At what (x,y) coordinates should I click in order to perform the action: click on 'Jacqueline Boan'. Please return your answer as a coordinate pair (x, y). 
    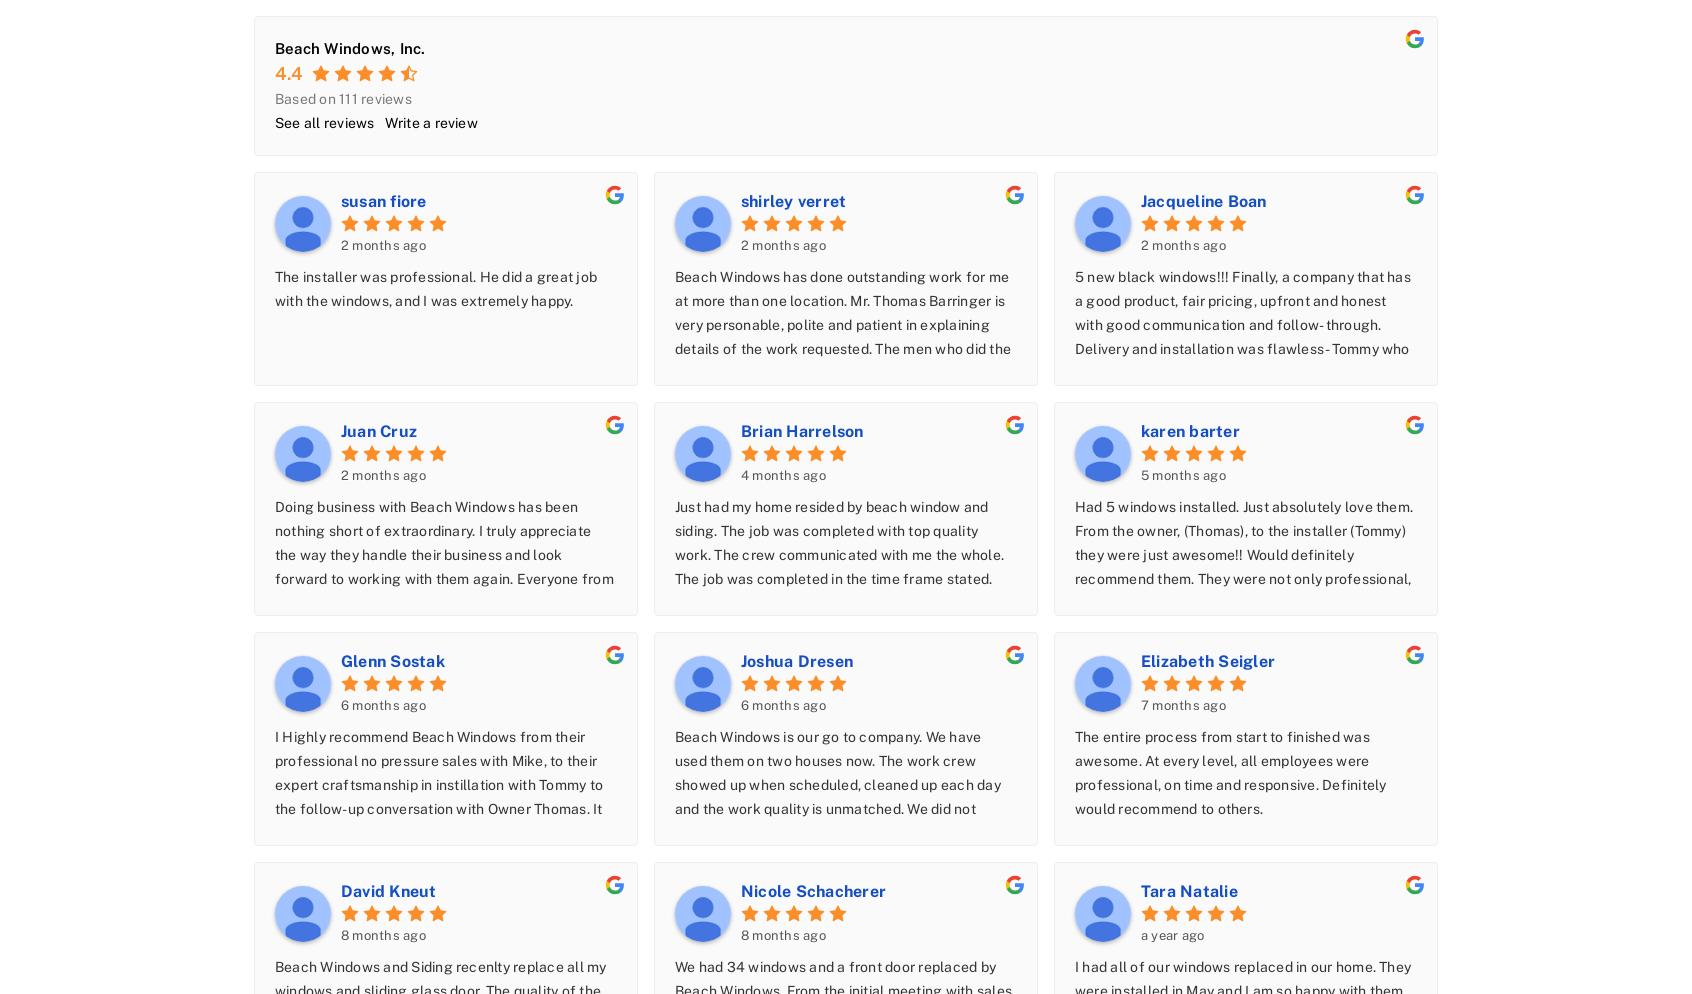
    Looking at the image, I should click on (1139, 199).